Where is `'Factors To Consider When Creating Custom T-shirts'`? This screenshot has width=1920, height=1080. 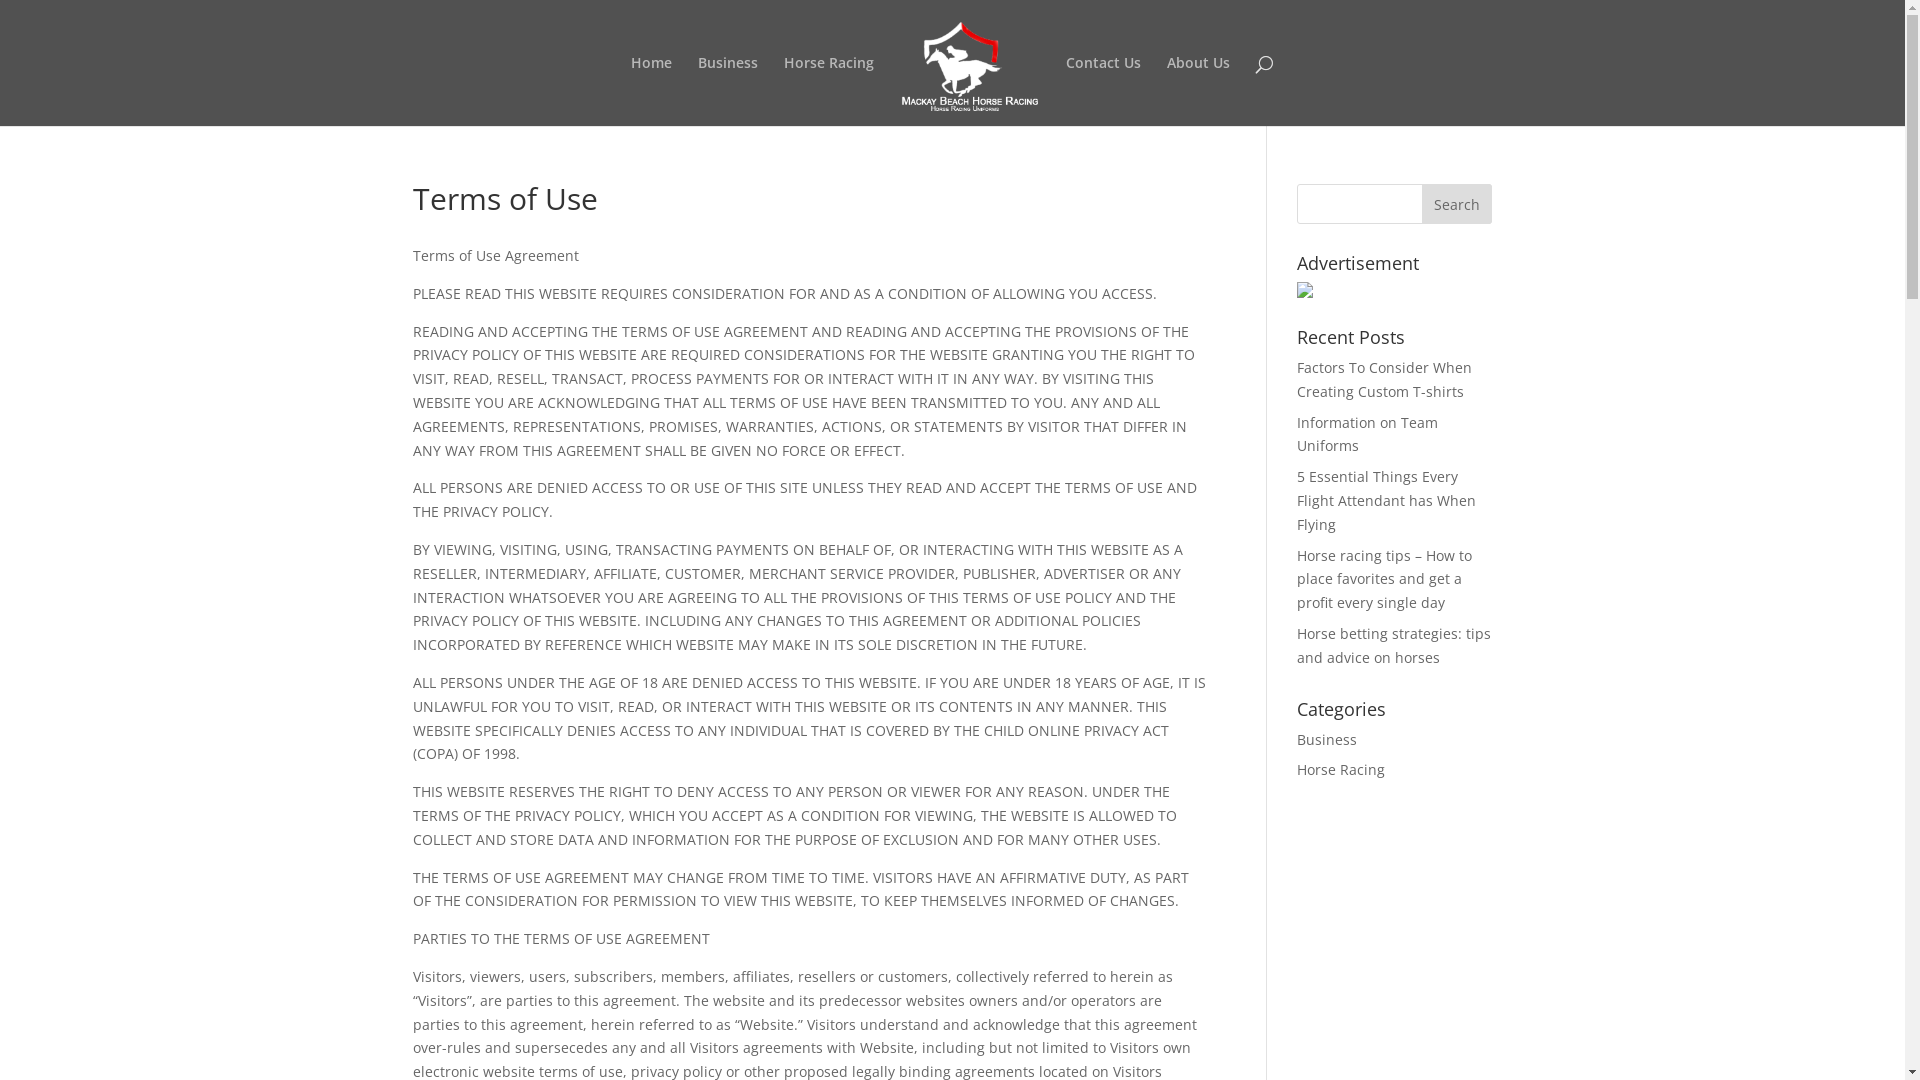 'Factors To Consider When Creating Custom T-shirts' is located at coordinates (1383, 379).